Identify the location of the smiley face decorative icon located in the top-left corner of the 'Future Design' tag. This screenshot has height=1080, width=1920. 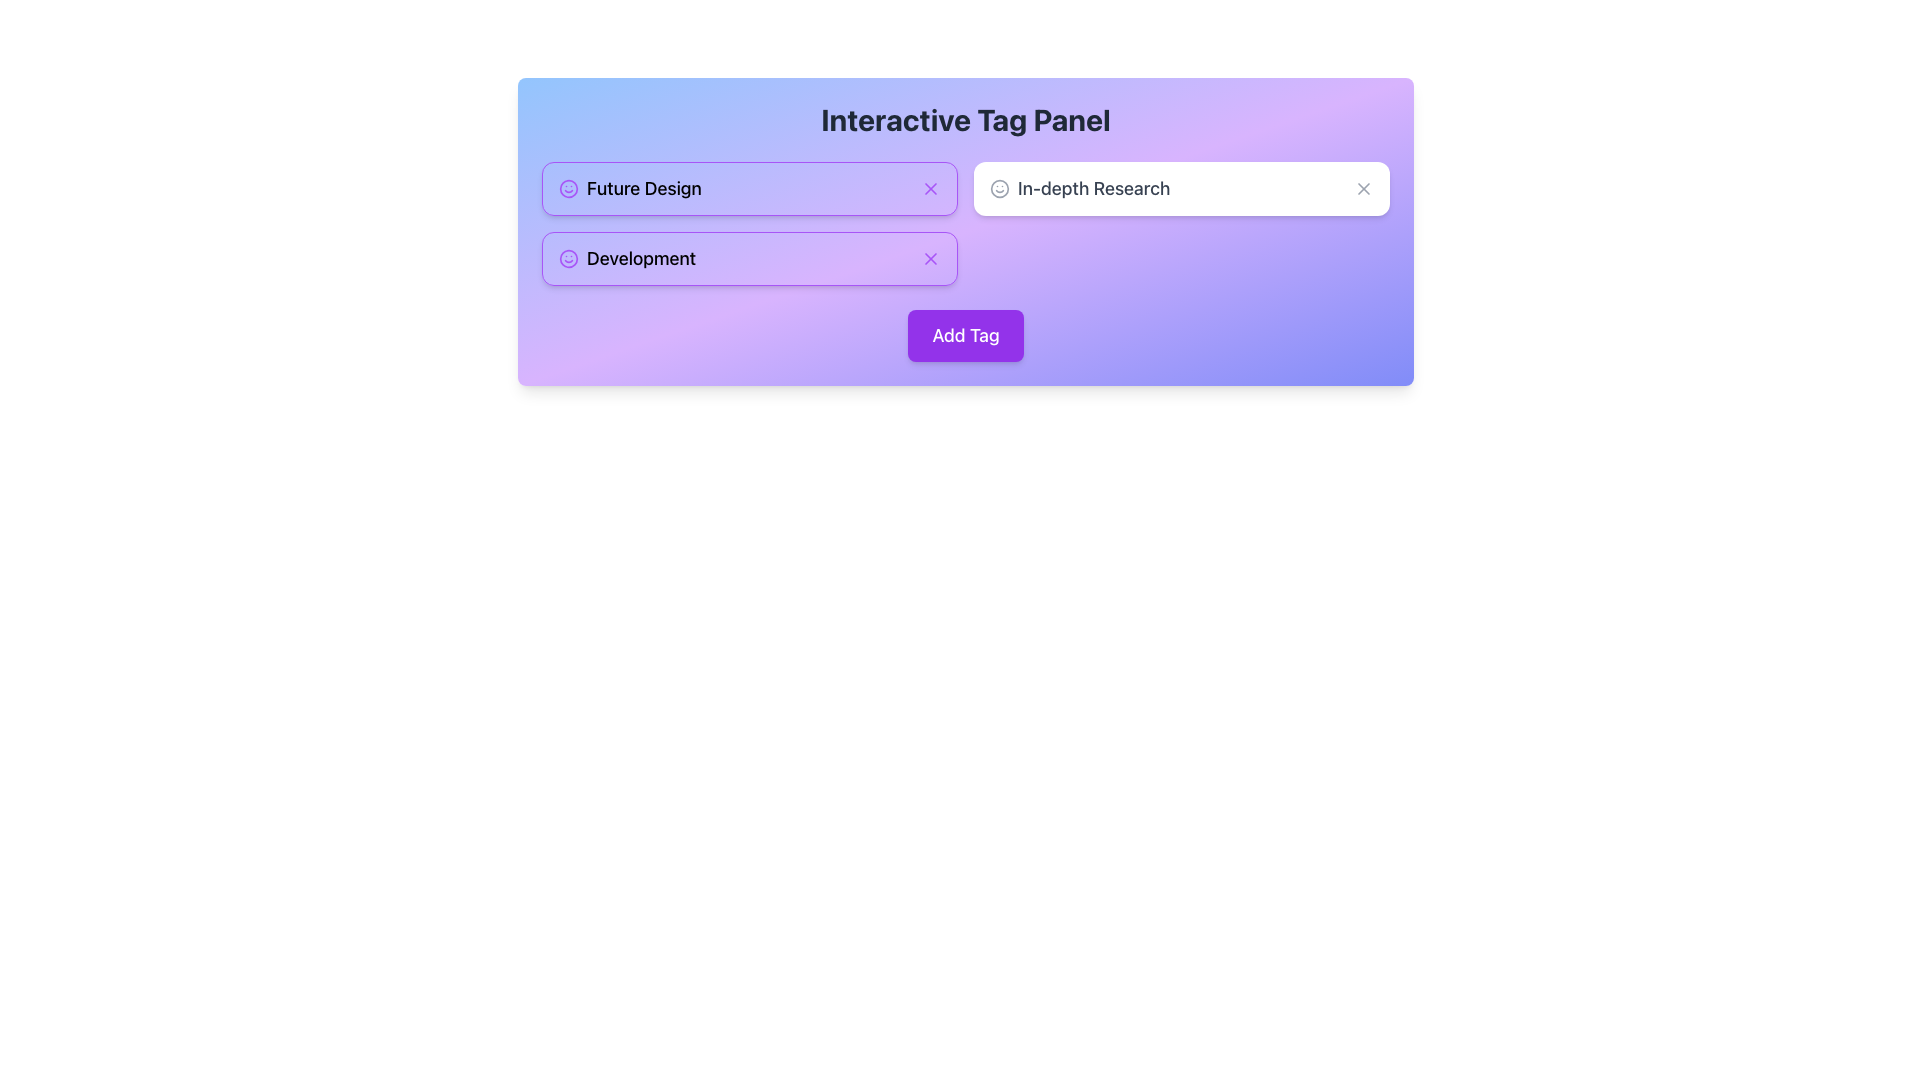
(568, 189).